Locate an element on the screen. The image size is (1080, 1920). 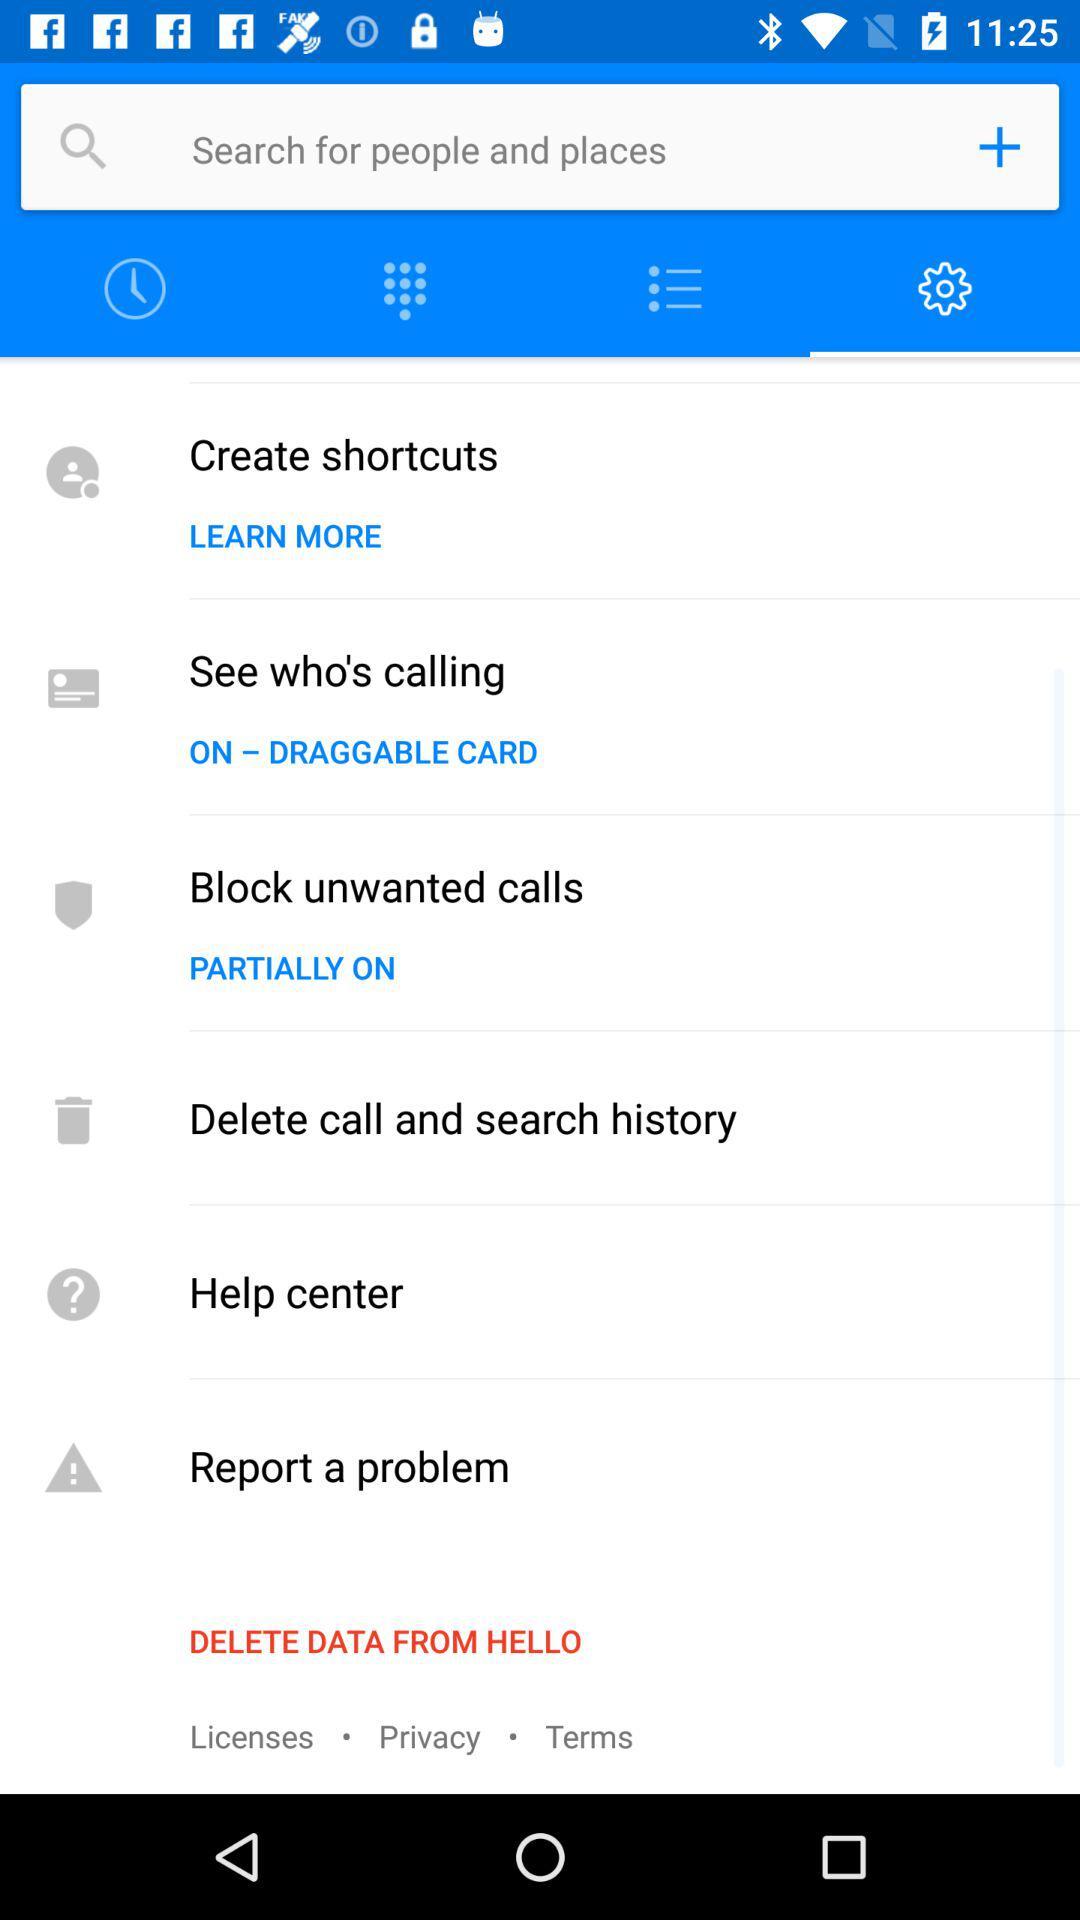
search terms is located at coordinates (564, 146).